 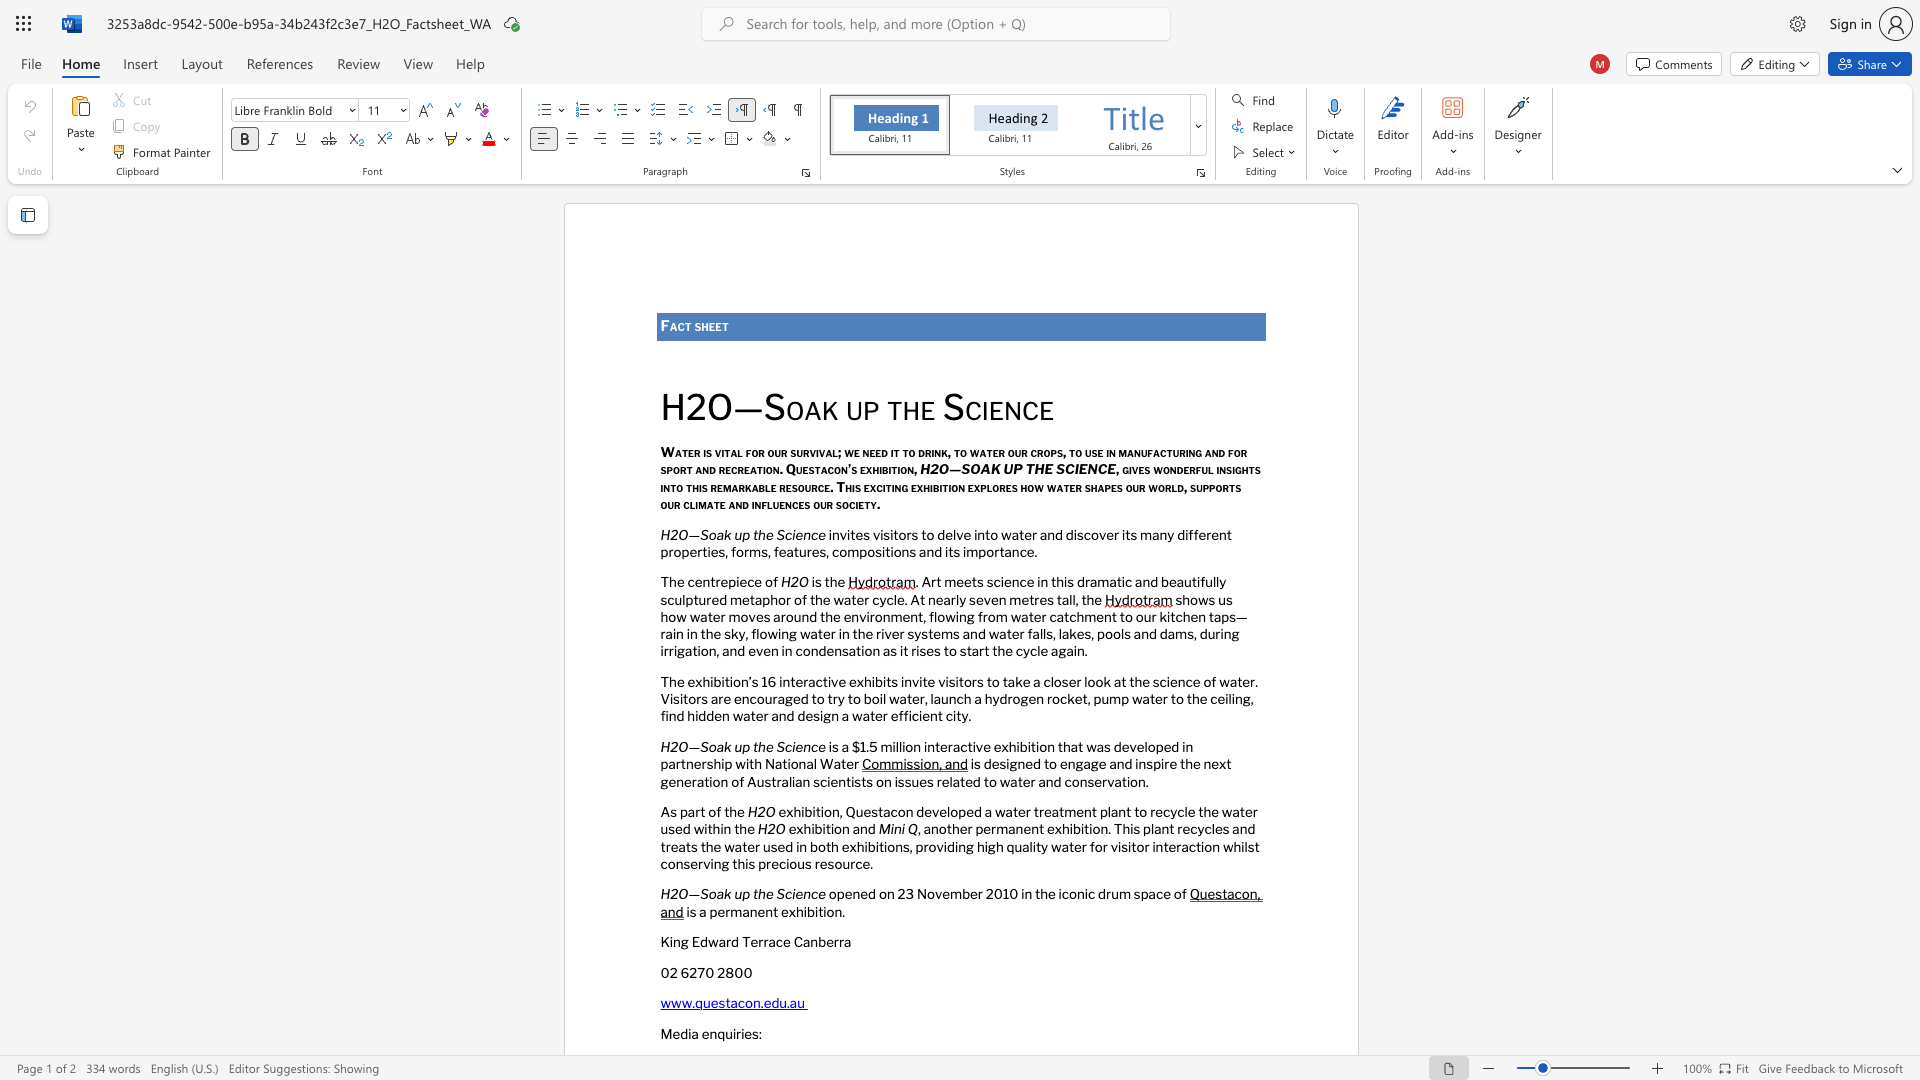 I want to click on the space between the continuous character "u" and "p" in the text, so click(x=741, y=533).